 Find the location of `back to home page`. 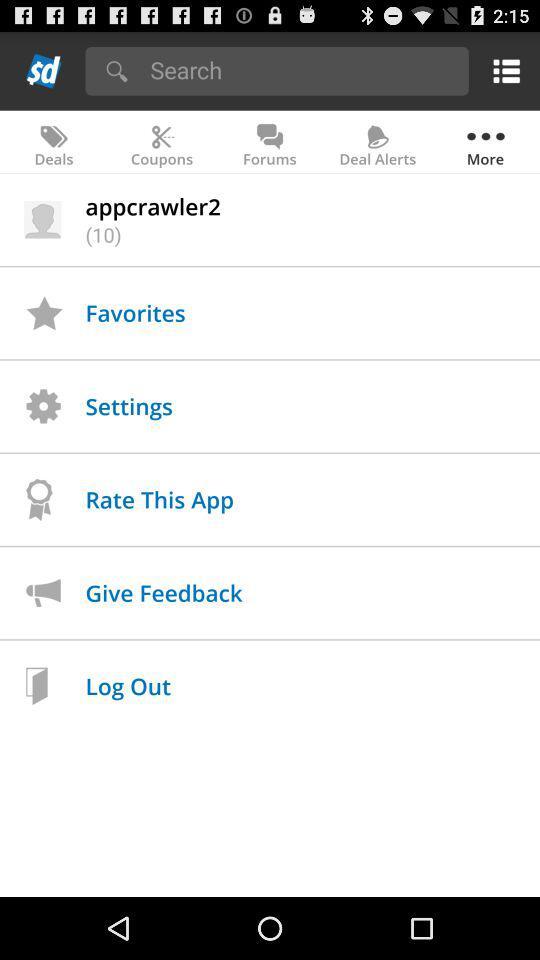

back to home page is located at coordinates (44, 70).